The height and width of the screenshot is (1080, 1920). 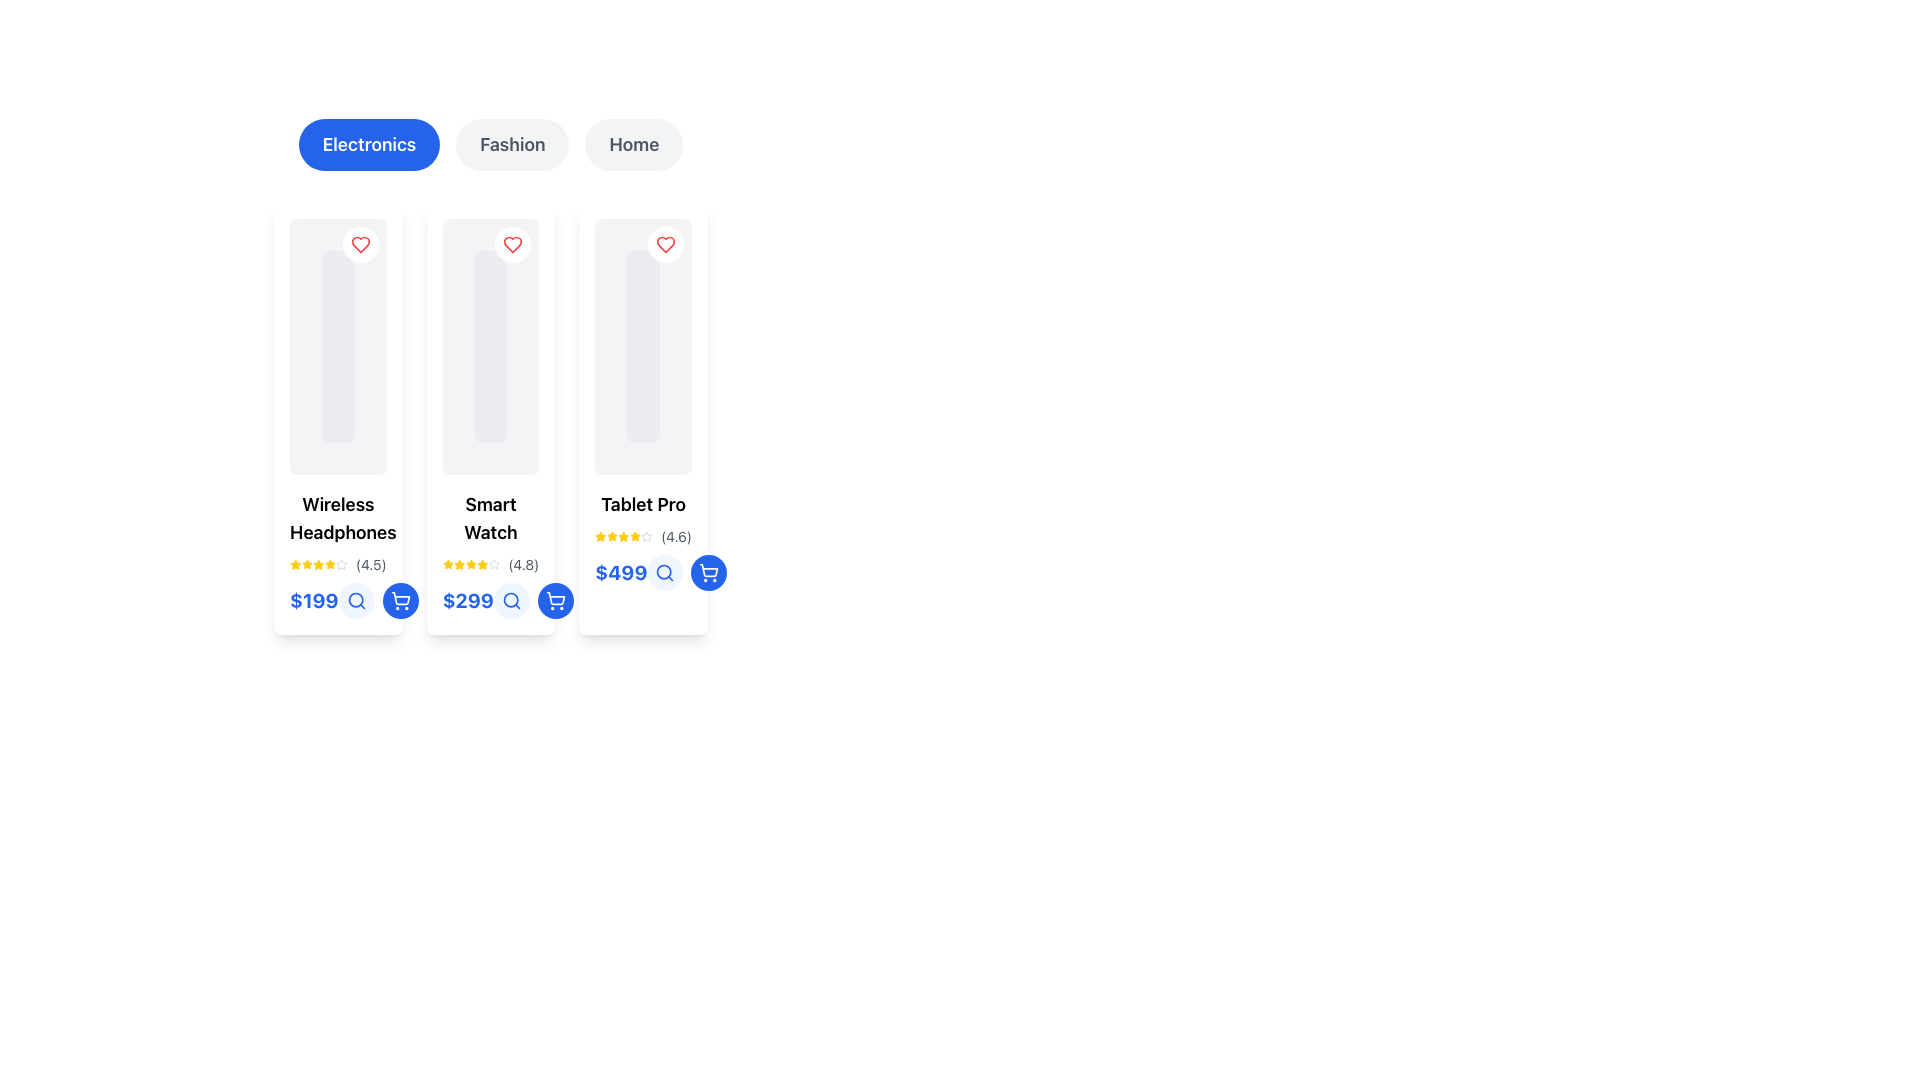 What do you see at coordinates (676, 535) in the screenshot?
I see `the numeric value displayed in the text label next to the star icons for the 'Tablet Pro' product rating` at bounding box center [676, 535].